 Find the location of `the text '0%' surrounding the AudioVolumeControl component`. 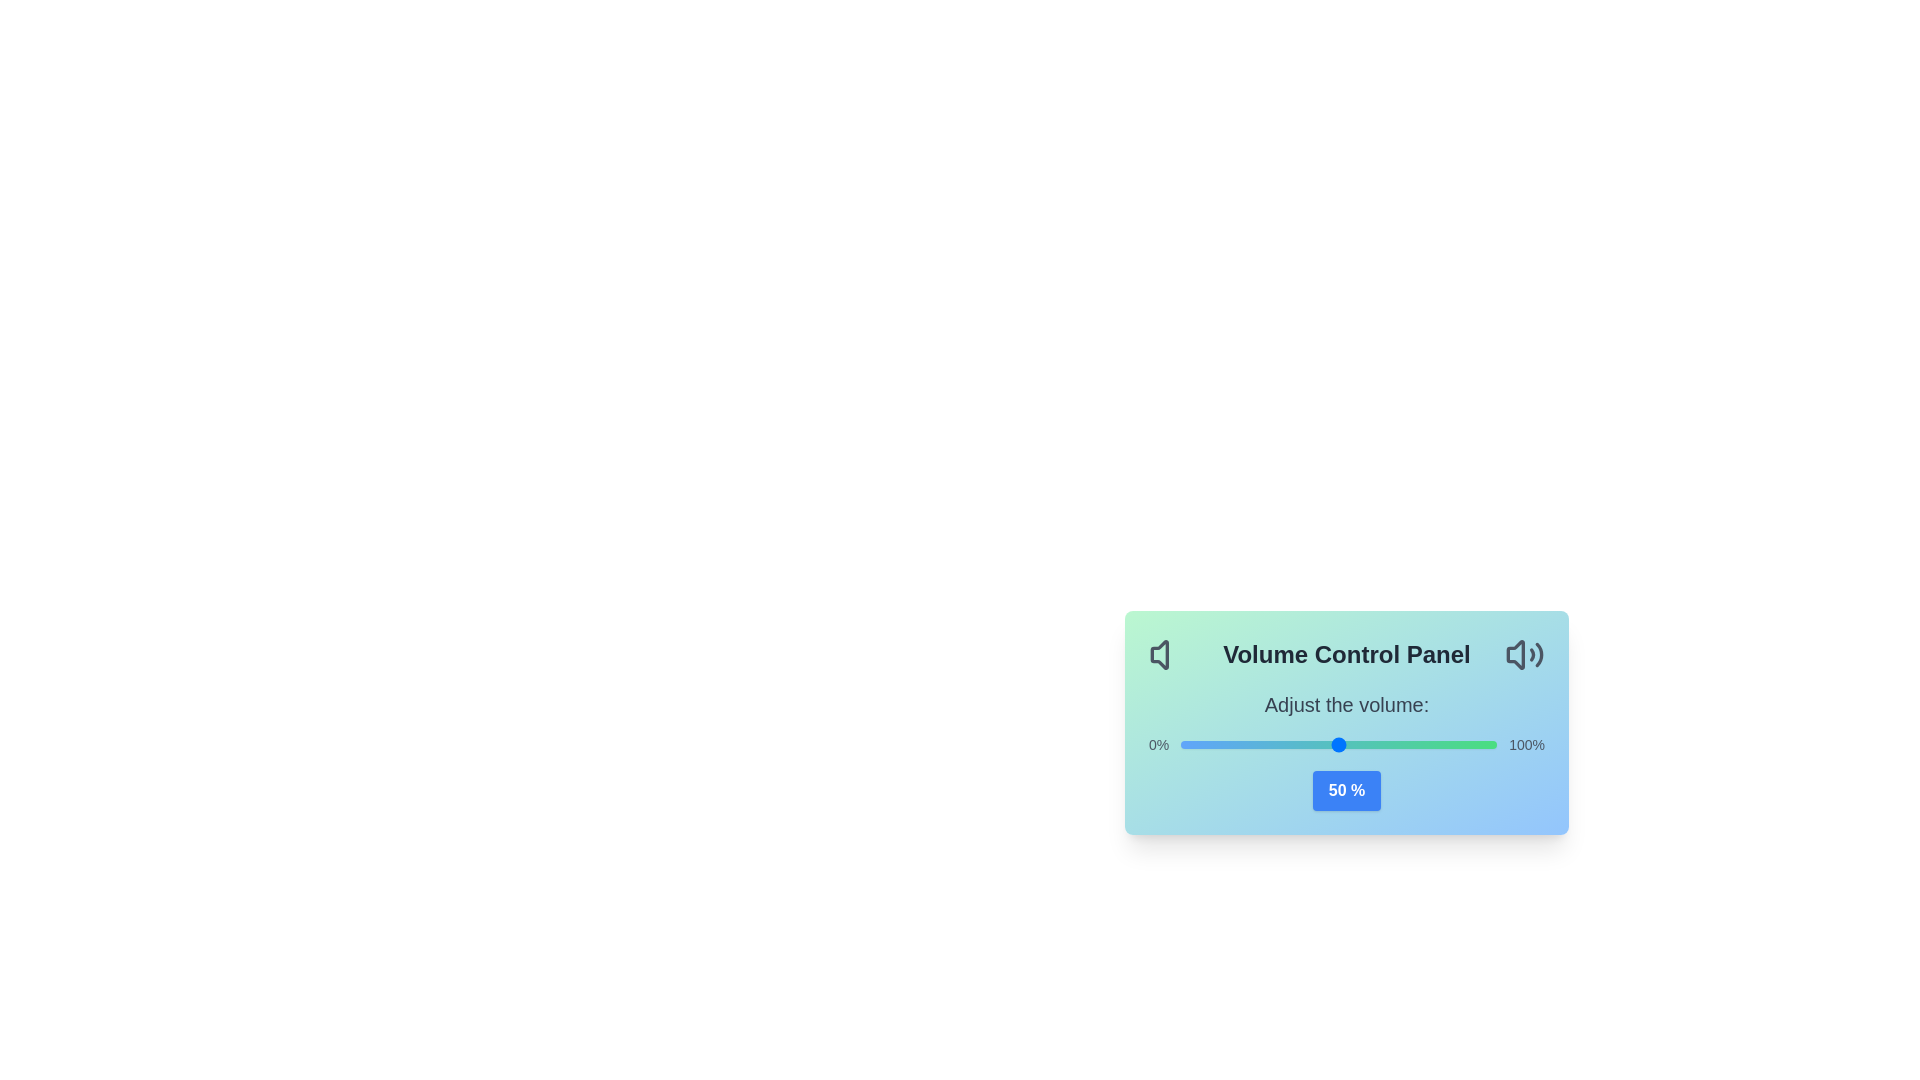

the text '0%' surrounding the AudioVolumeControl component is located at coordinates (1158, 744).